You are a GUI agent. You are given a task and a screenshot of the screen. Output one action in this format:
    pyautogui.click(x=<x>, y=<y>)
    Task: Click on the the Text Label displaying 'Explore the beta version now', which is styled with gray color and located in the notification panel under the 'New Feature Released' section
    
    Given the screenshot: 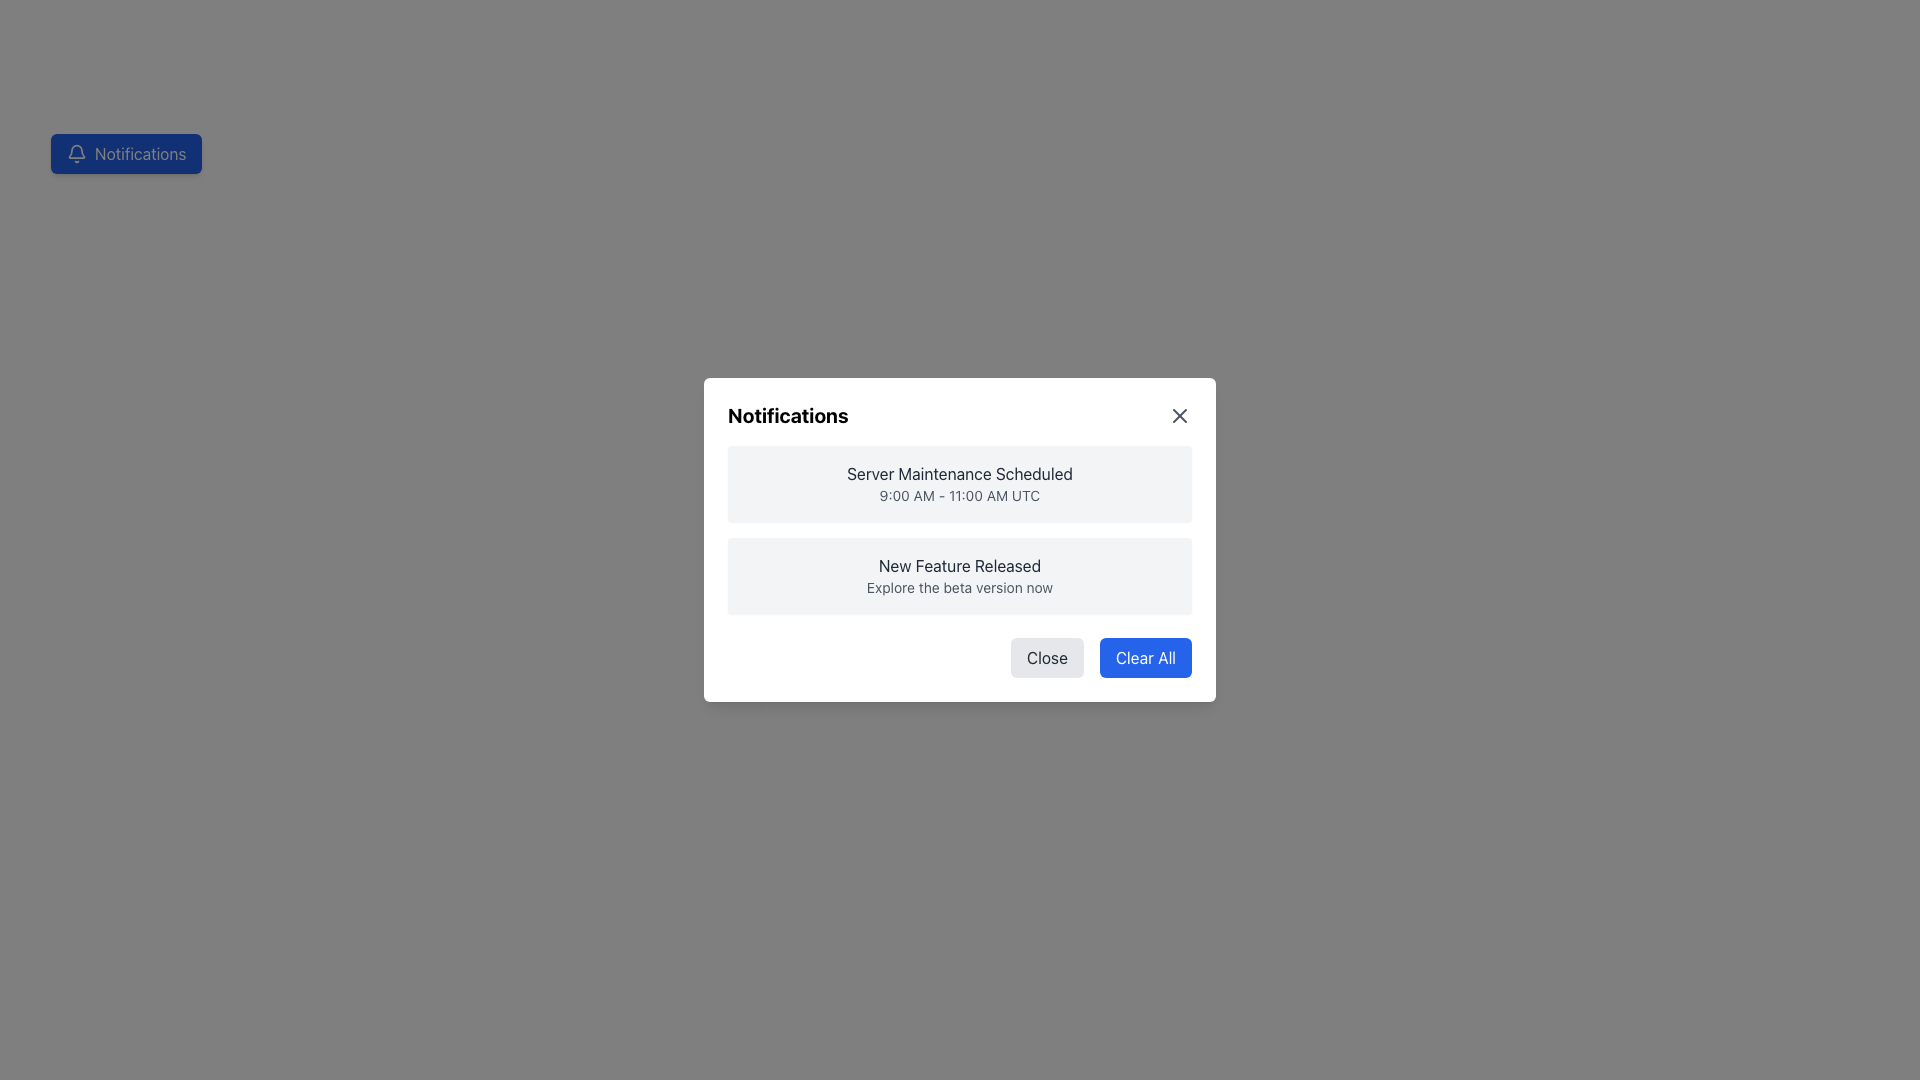 What is the action you would take?
    pyautogui.click(x=960, y=586)
    